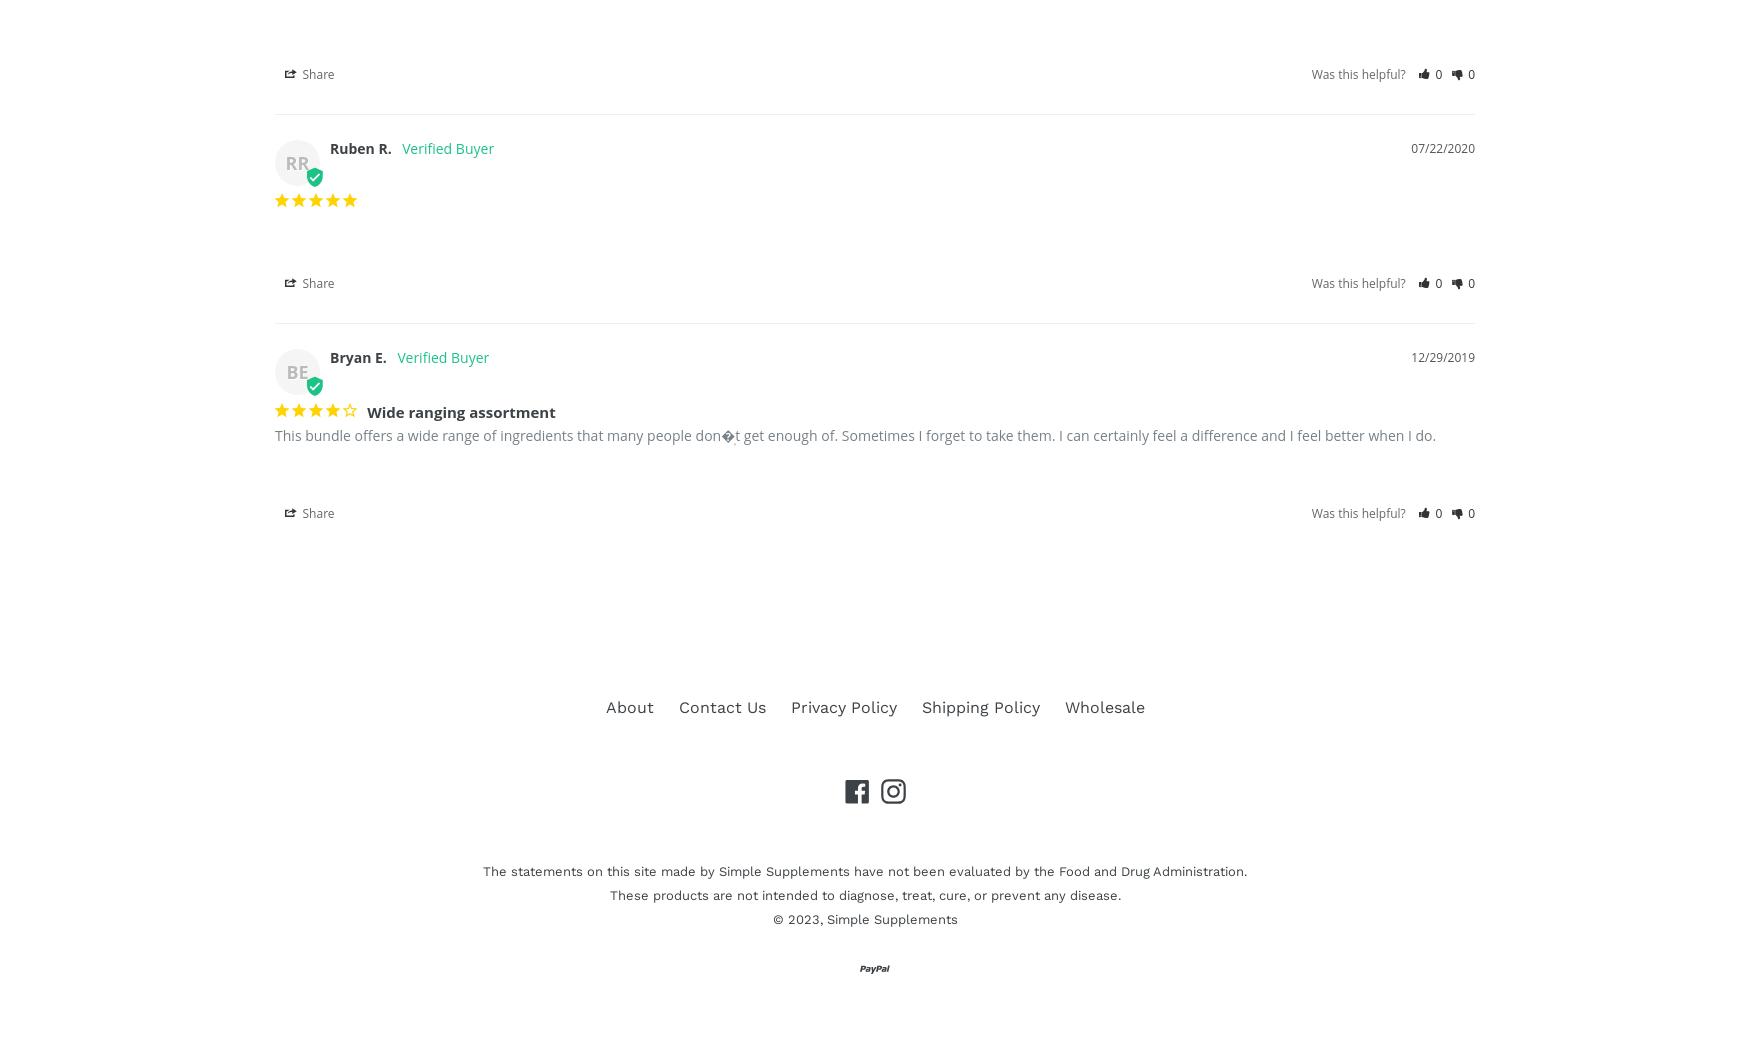 The width and height of the screenshot is (1750, 1038). What do you see at coordinates (980, 705) in the screenshot?
I see `'Shipping Policy'` at bounding box center [980, 705].